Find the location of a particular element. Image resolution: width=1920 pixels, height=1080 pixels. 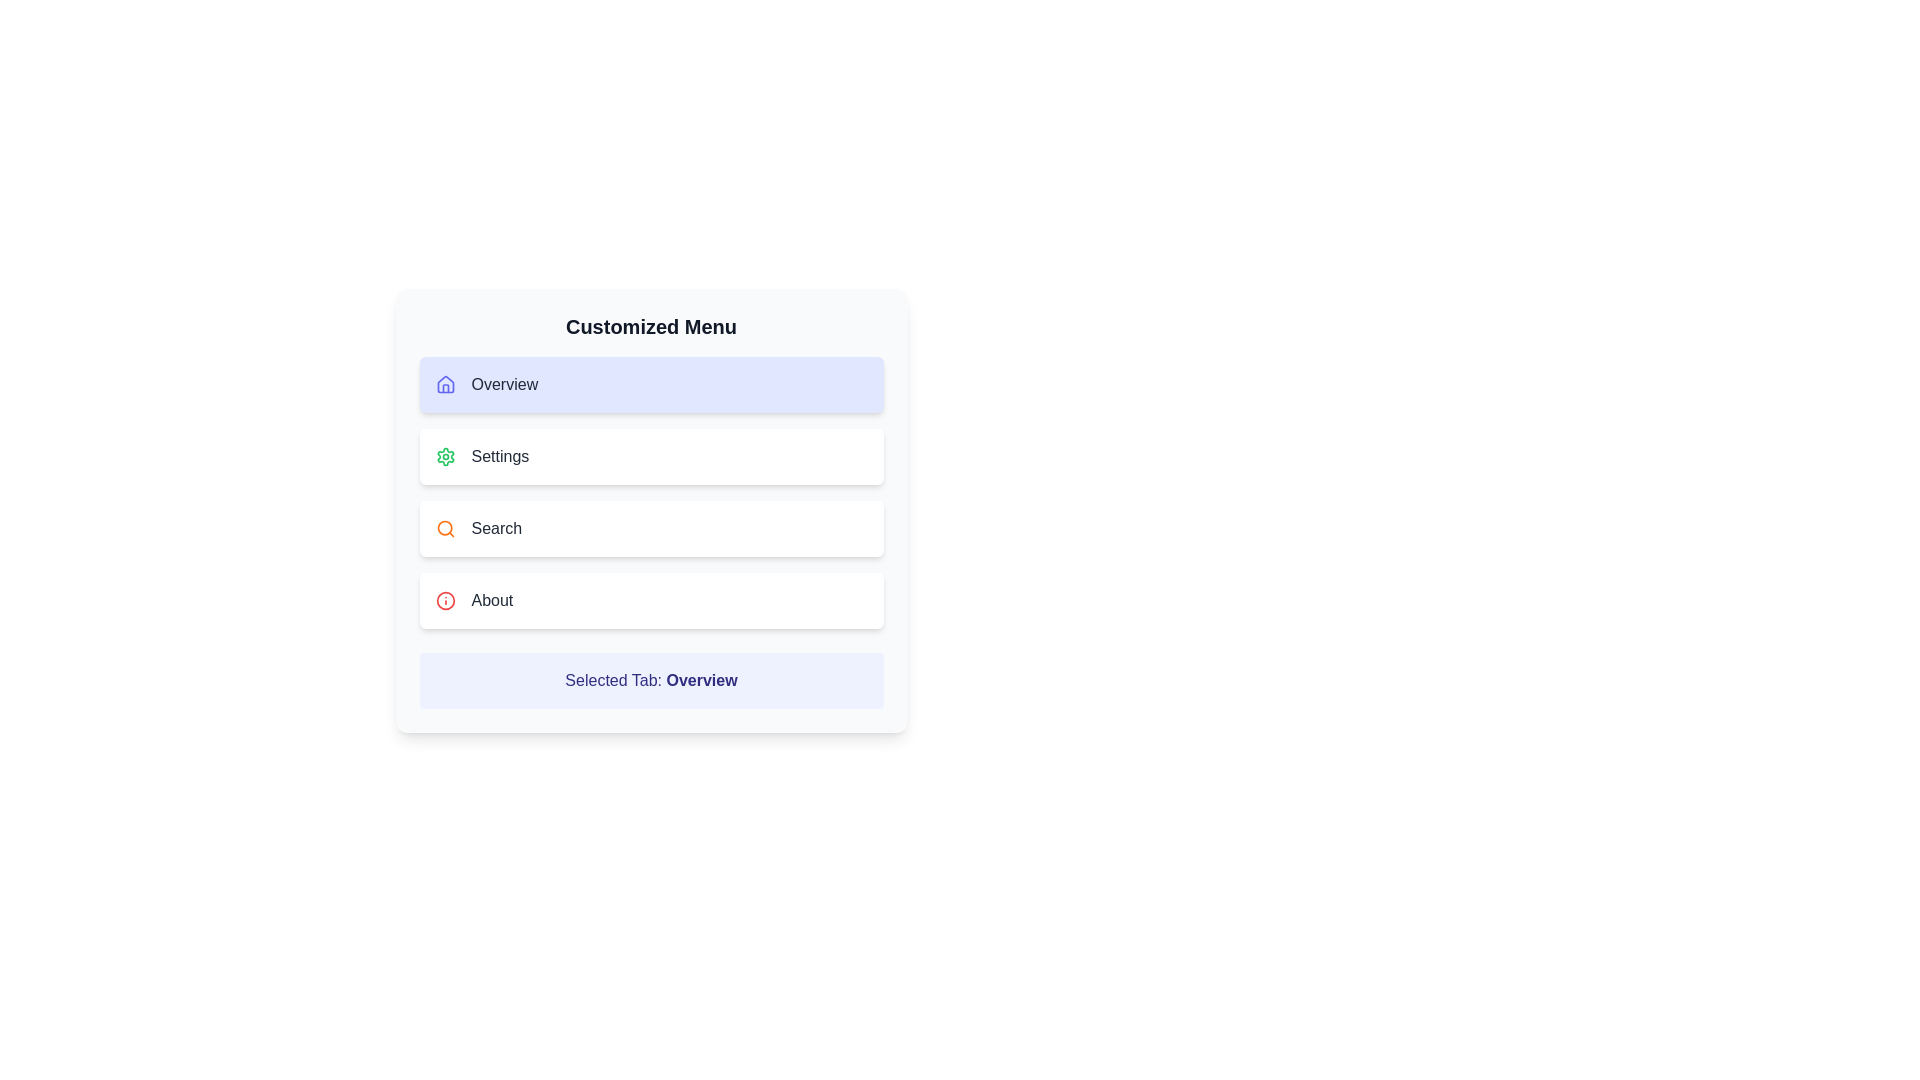

the tab labeled Search from the menu is located at coordinates (651, 527).